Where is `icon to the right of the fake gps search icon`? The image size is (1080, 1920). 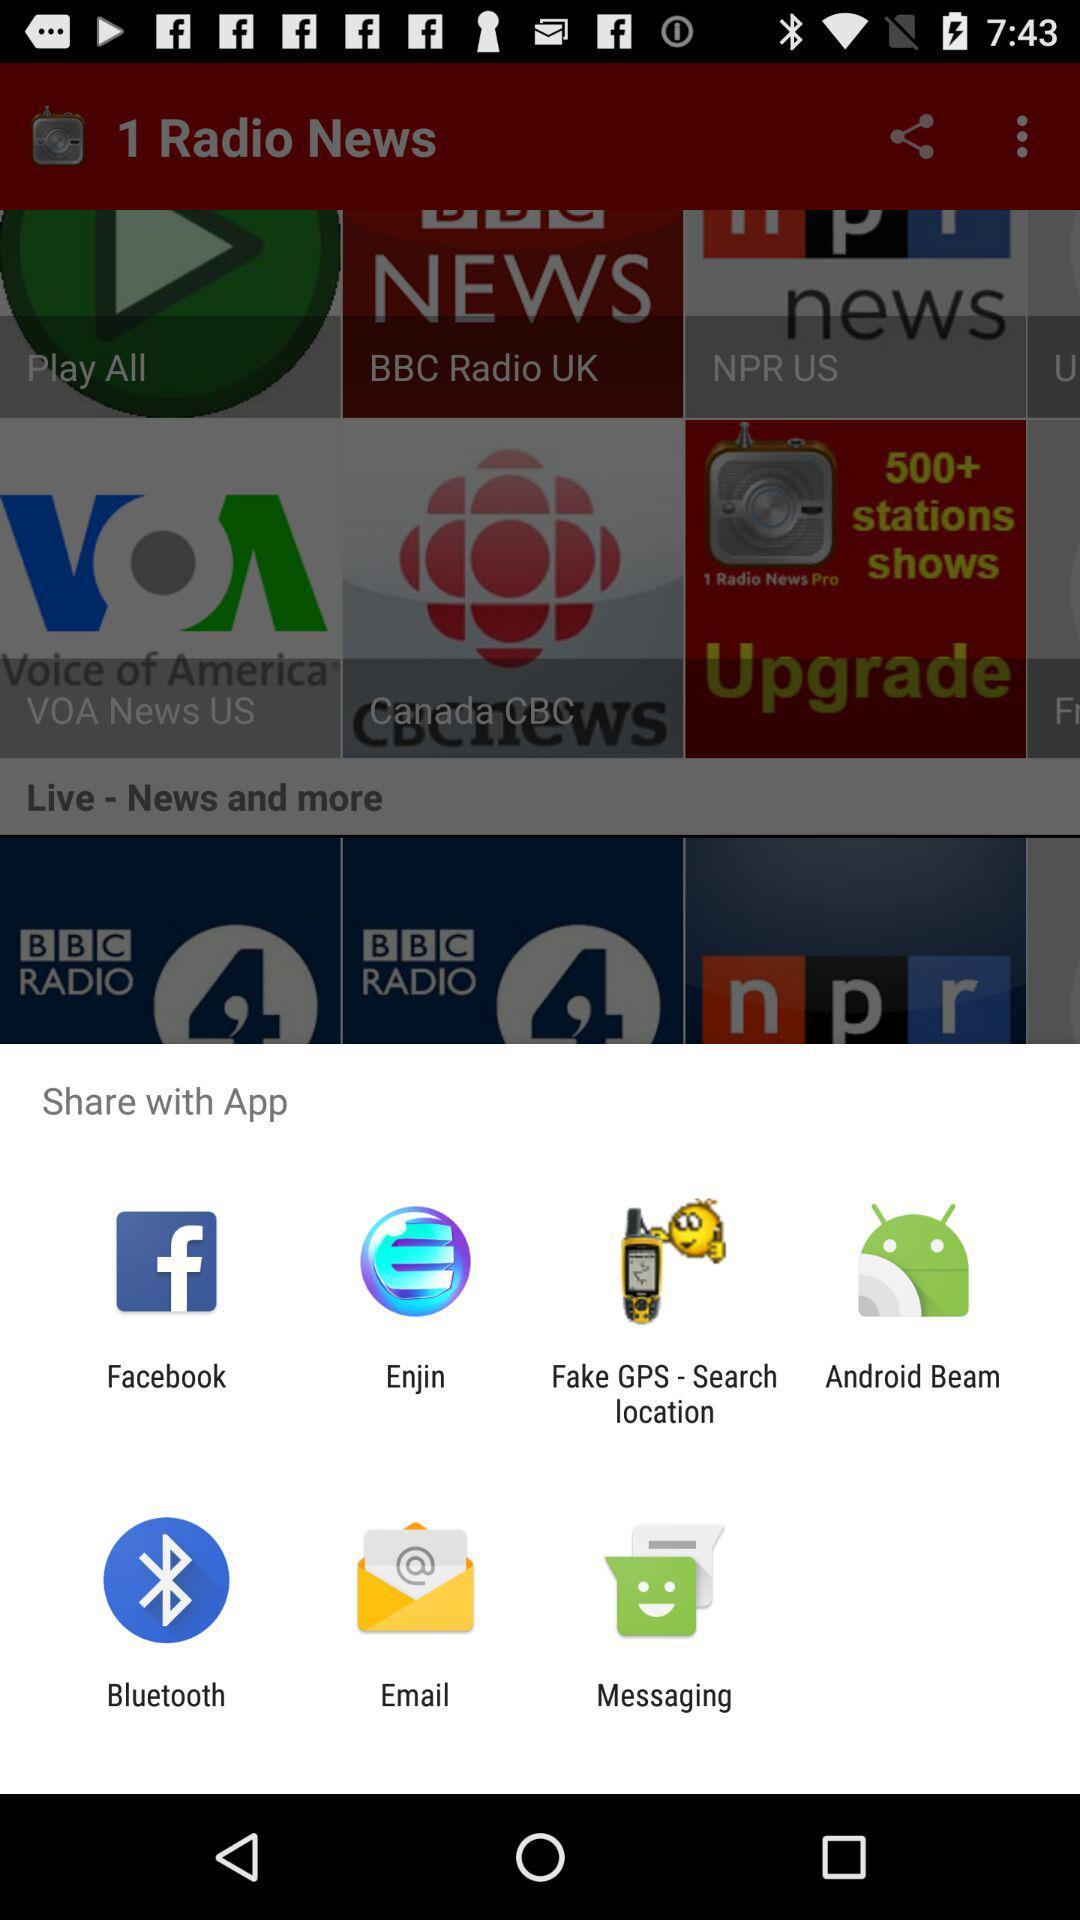 icon to the right of the fake gps search icon is located at coordinates (913, 1392).